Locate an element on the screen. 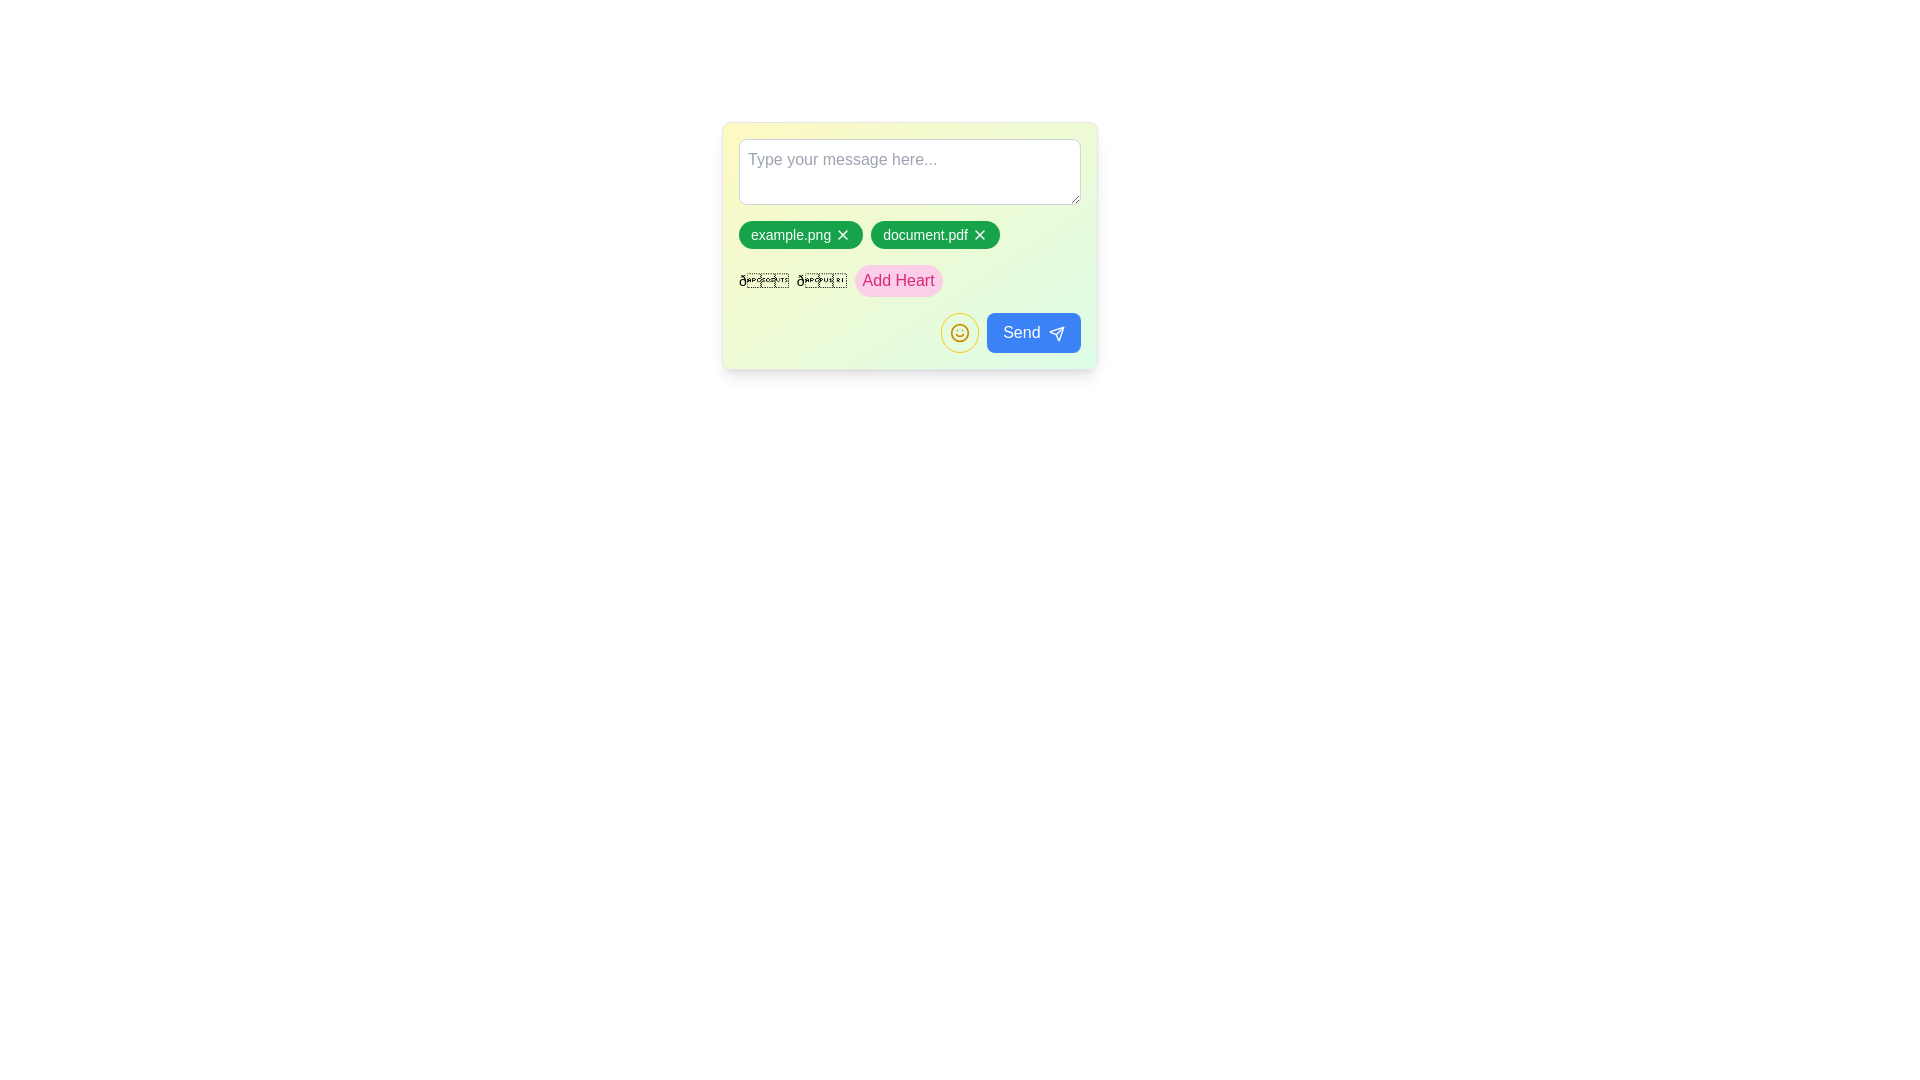 The image size is (1920, 1080). the file tag displaying 'example.png' to focus or select it is located at coordinates (801, 234).